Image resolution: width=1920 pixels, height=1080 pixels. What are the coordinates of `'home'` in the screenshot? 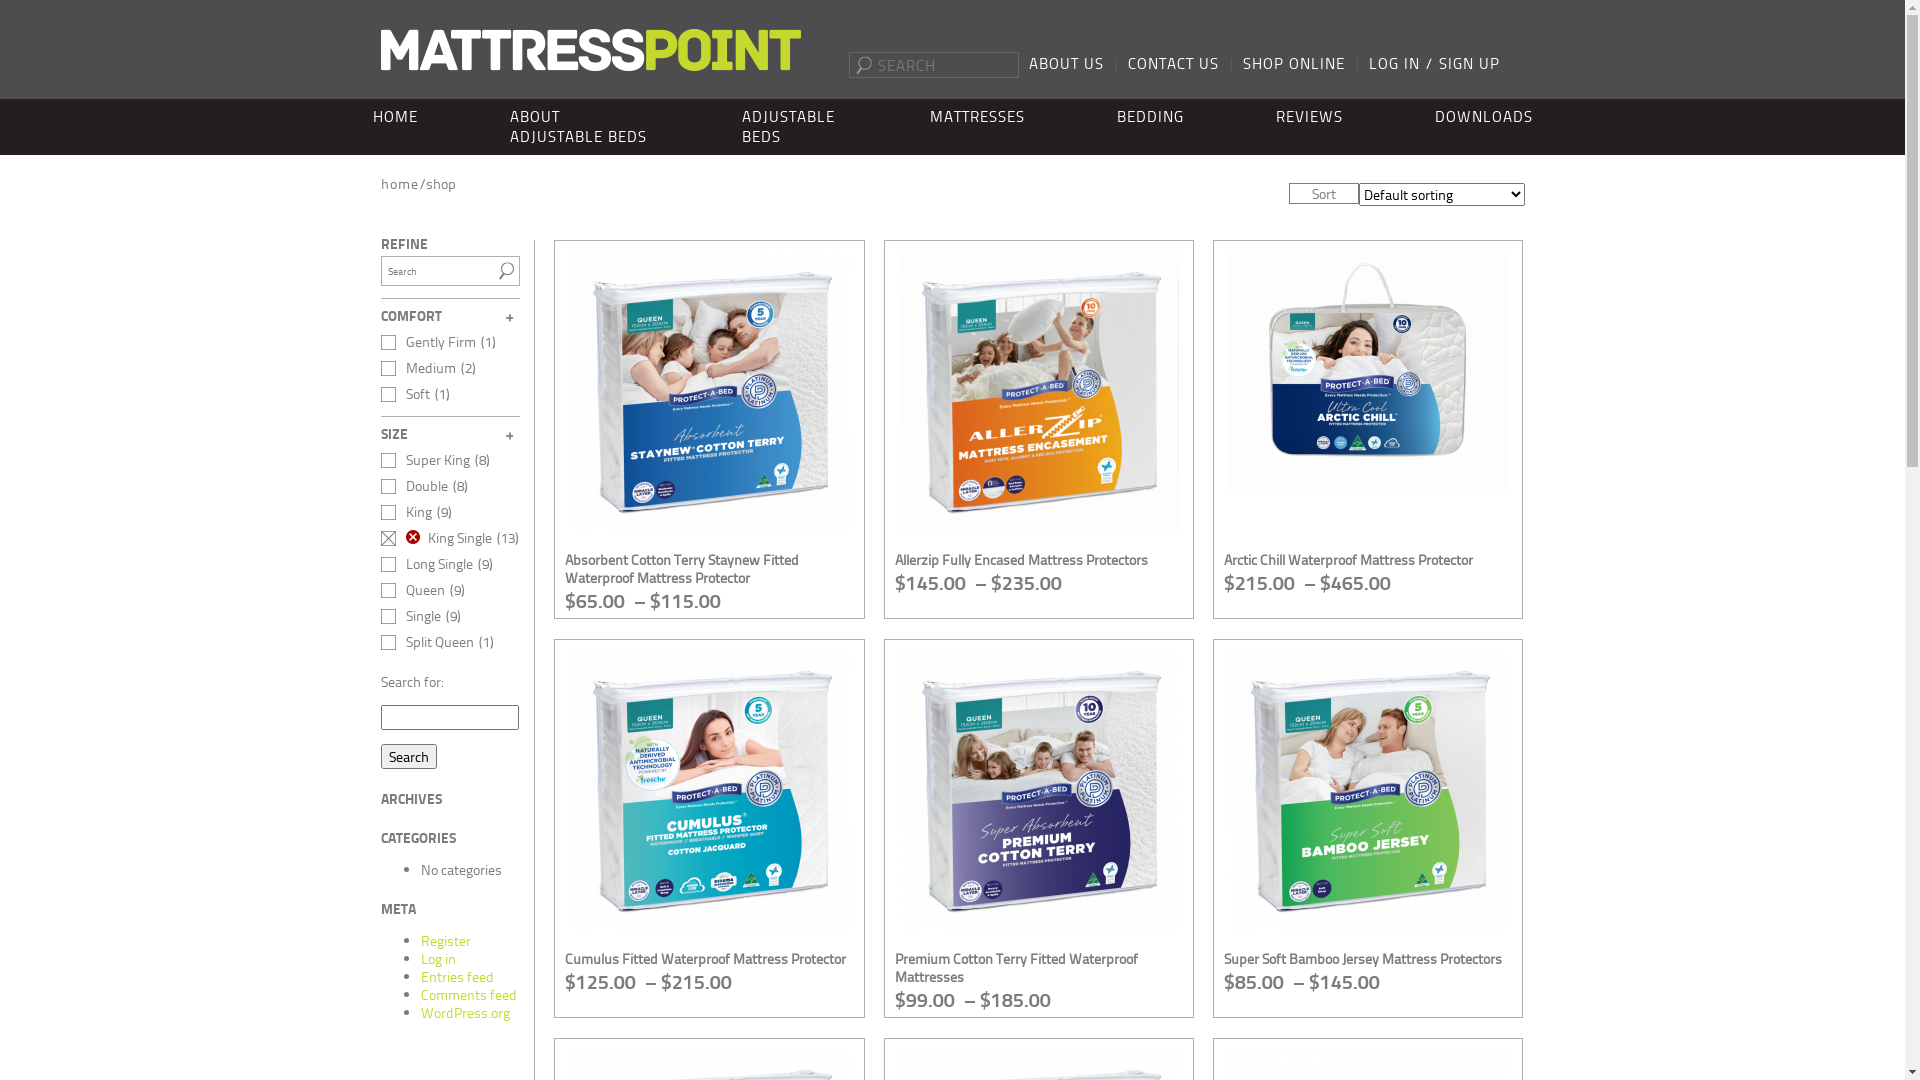 It's located at (398, 183).